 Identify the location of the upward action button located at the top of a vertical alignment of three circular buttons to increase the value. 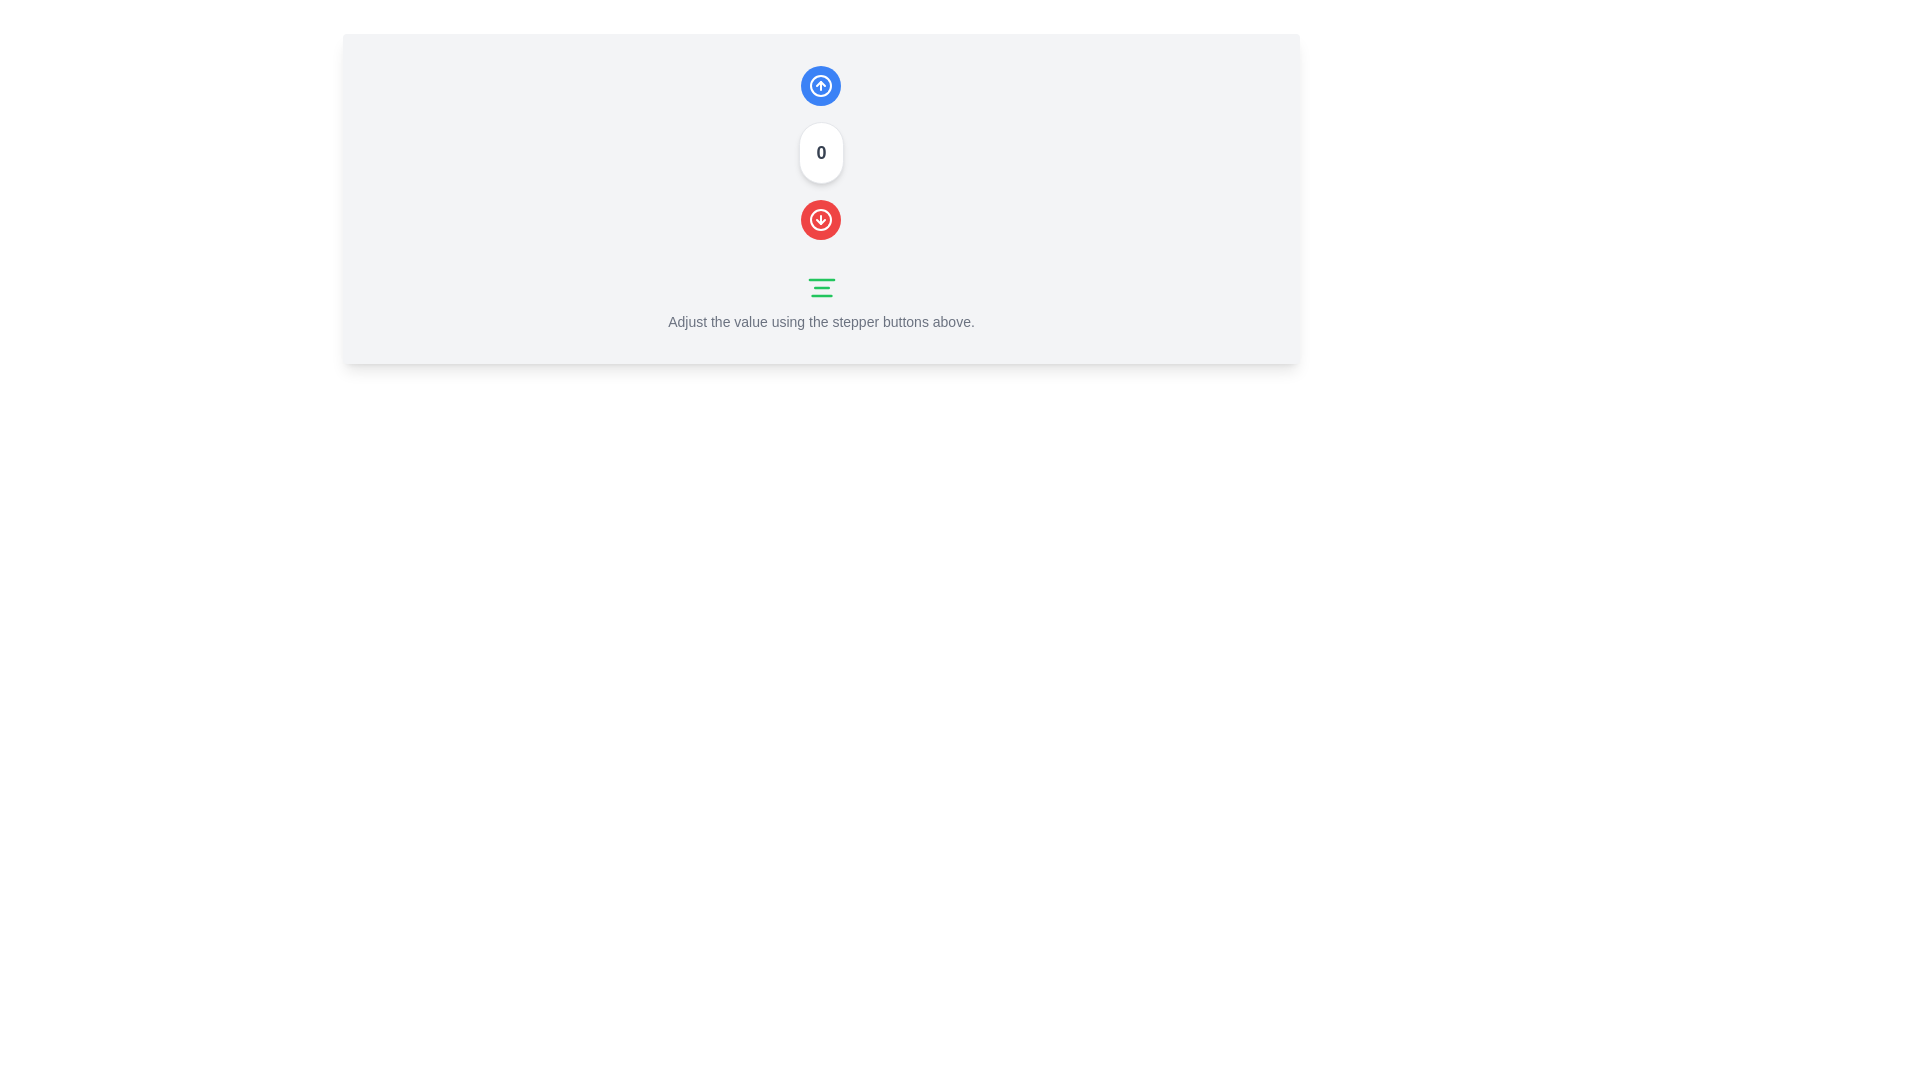
(821, 84).